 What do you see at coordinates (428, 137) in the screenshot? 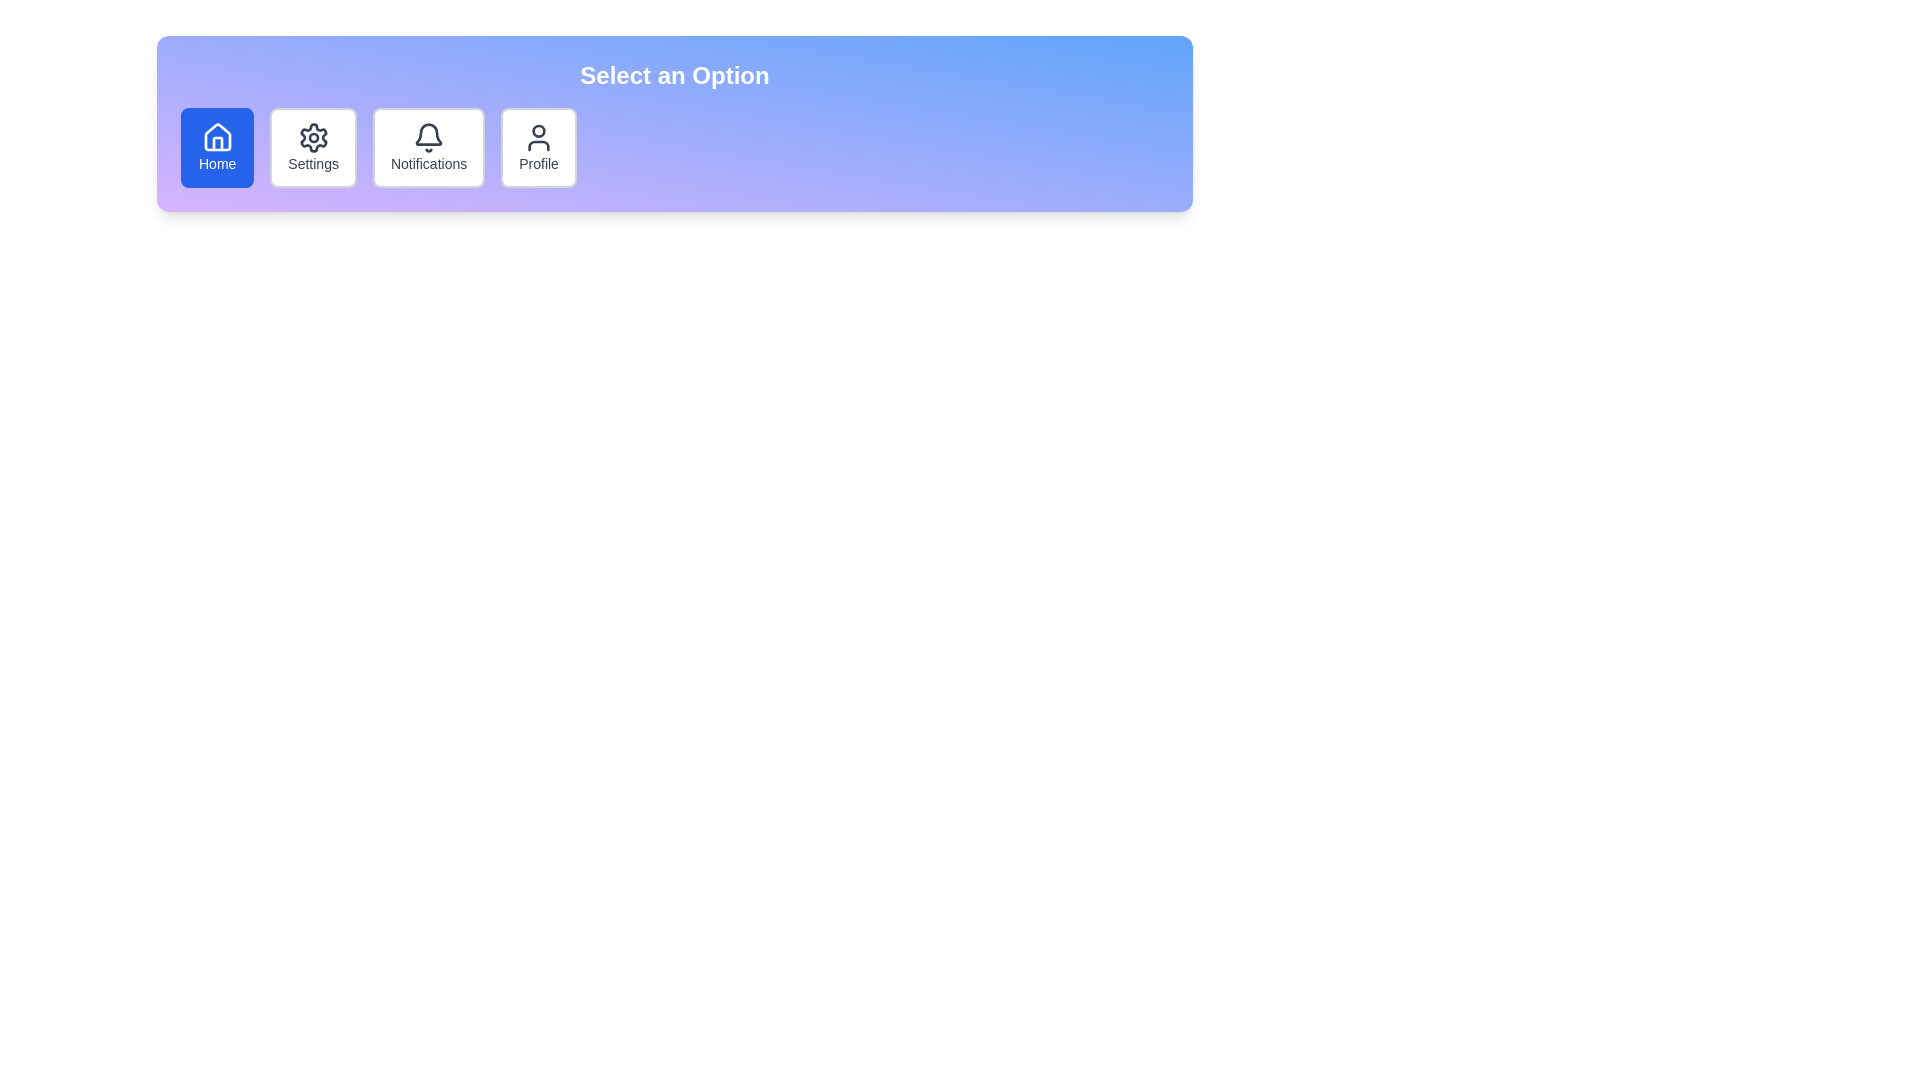
I see `the outlined bell icon within the 'Notifications' button` at bounding box center [428, 137].